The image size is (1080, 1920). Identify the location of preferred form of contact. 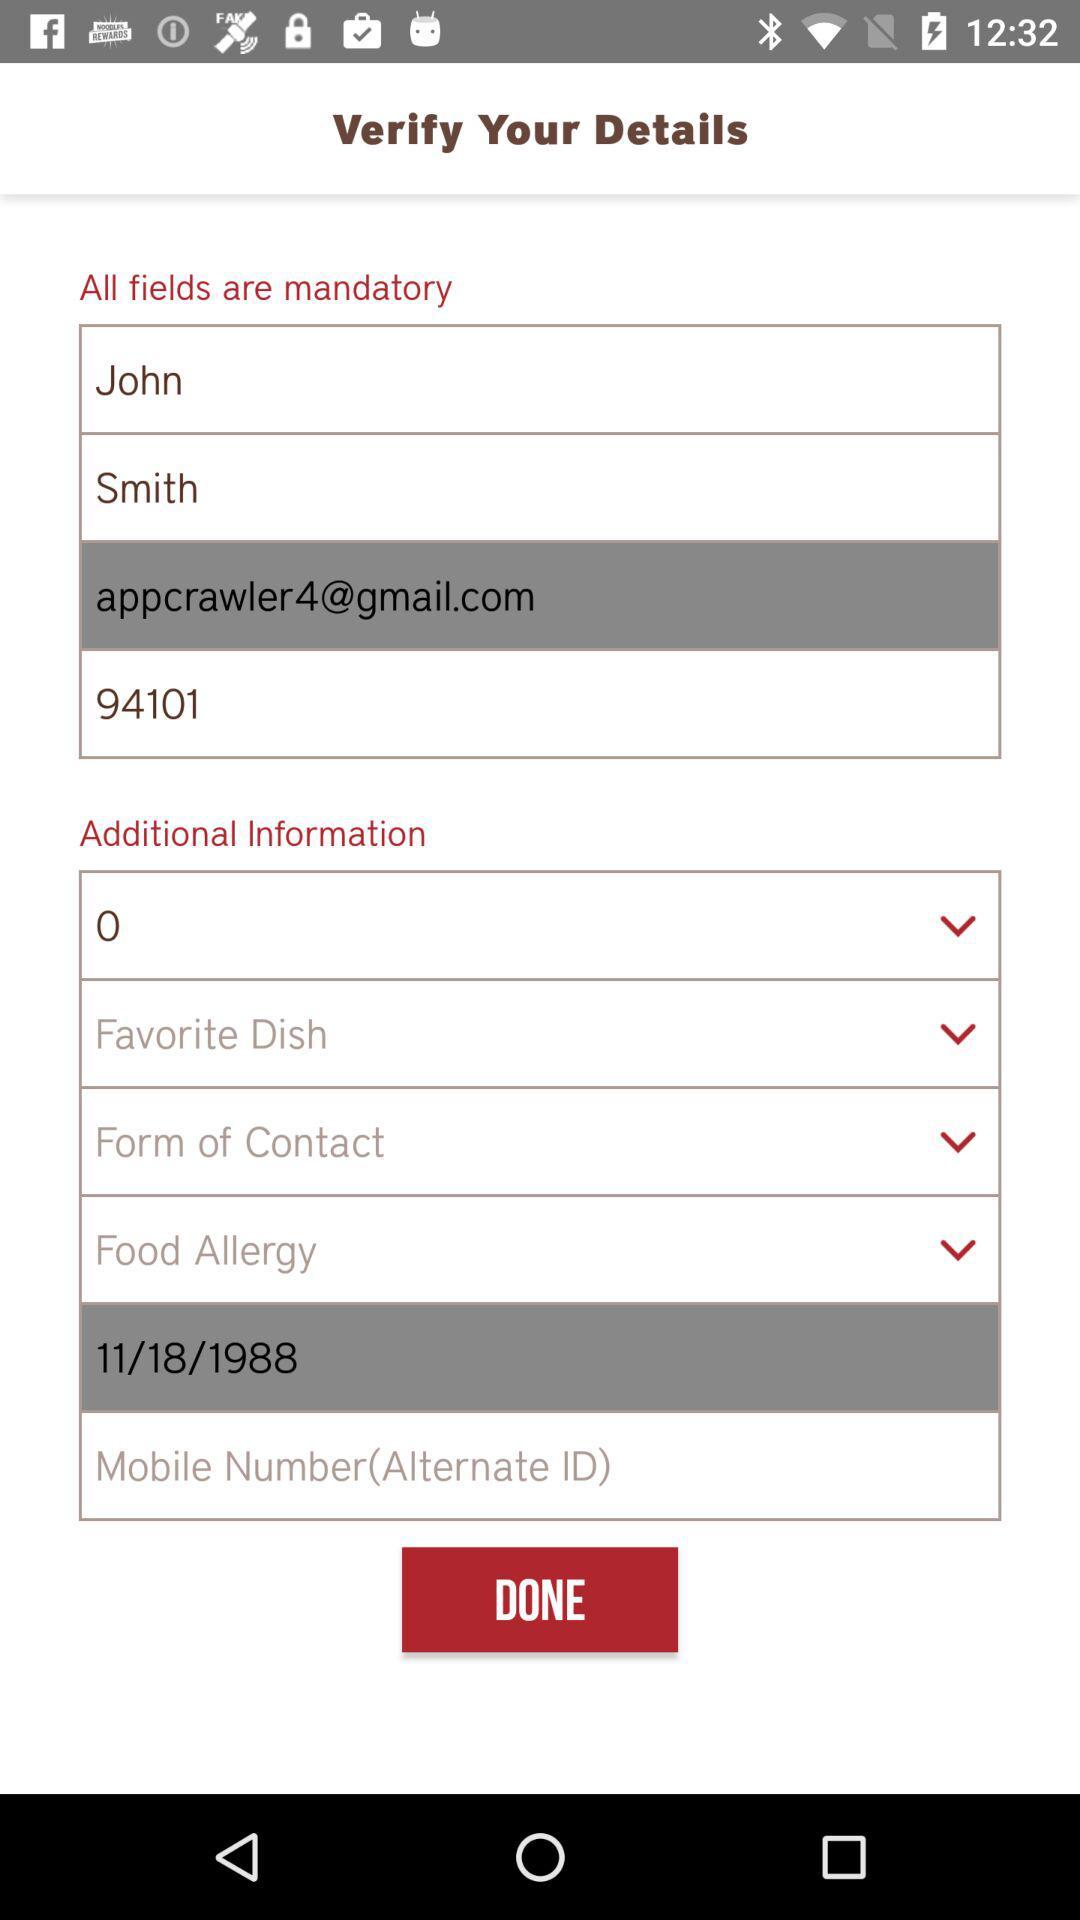
(540, 1141).